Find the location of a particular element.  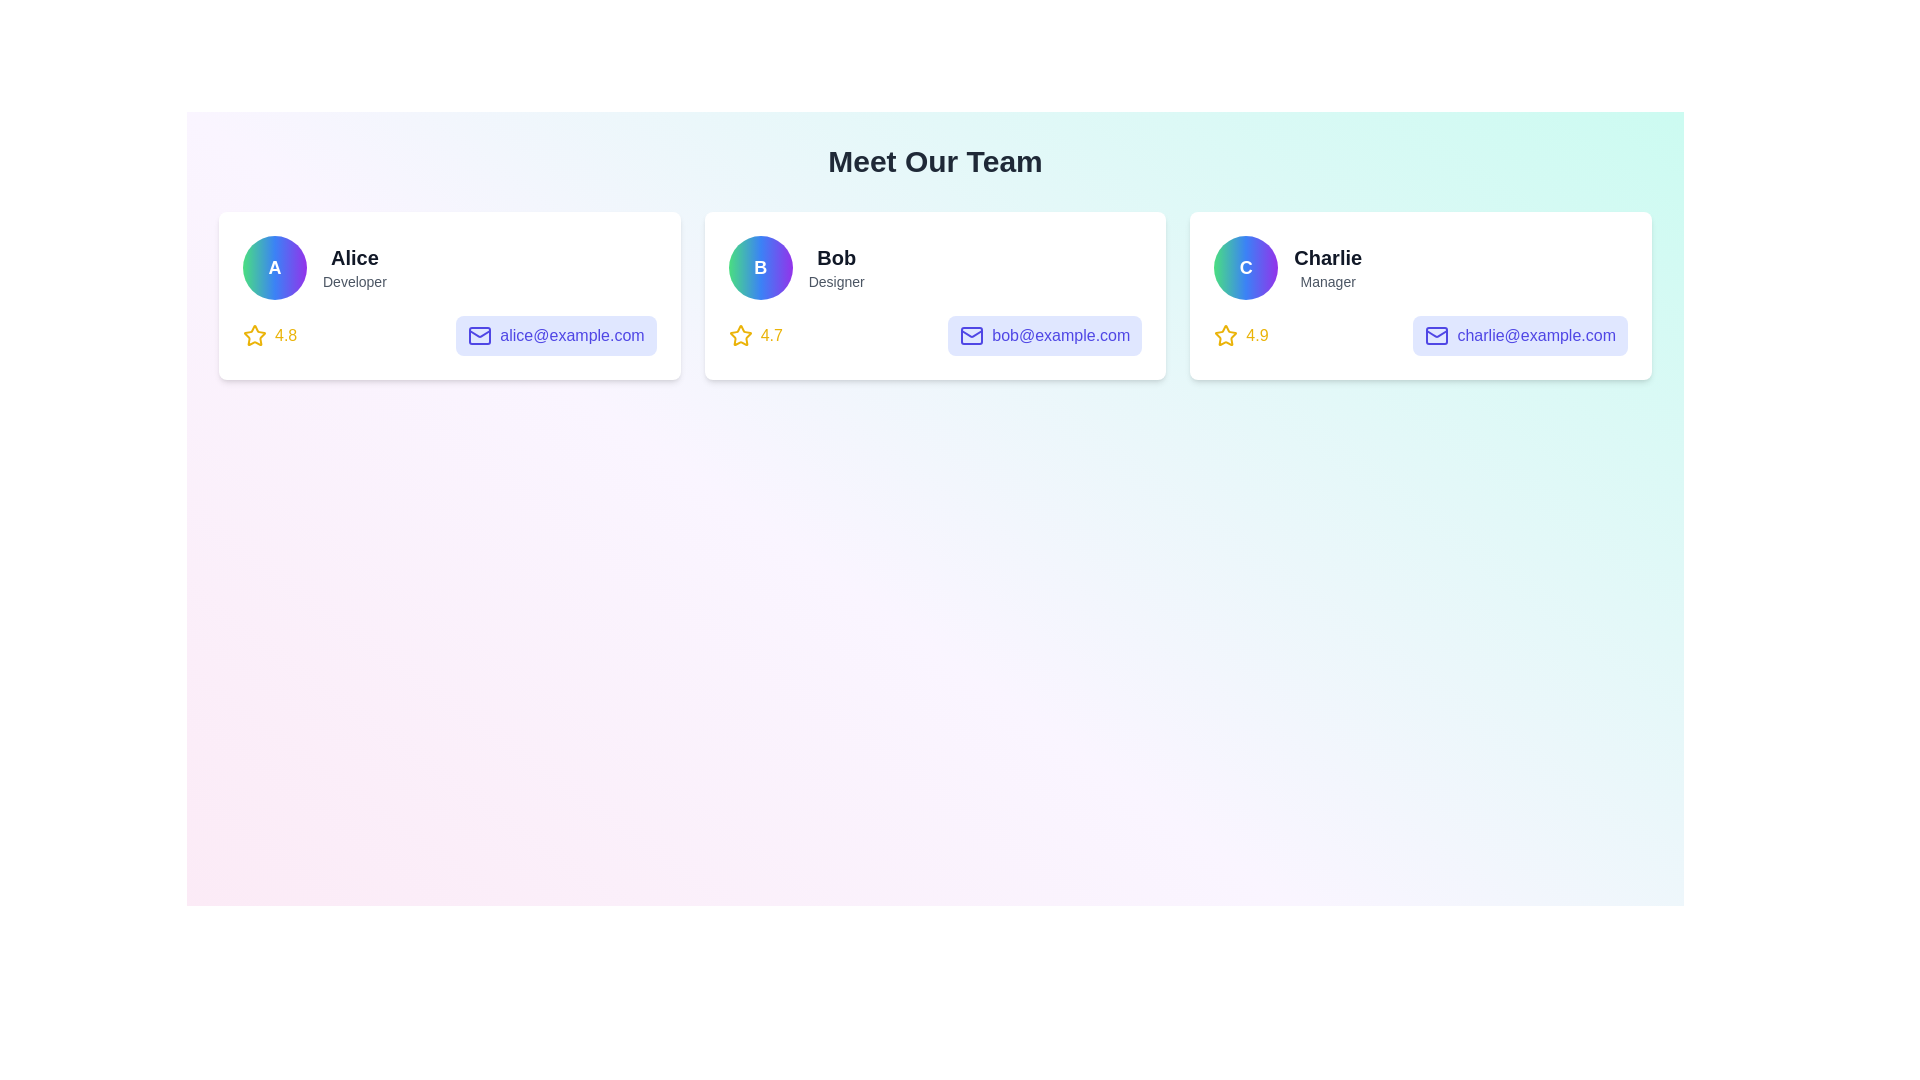

the text label displaying 'Alice' is located at coordinates (354, 257).